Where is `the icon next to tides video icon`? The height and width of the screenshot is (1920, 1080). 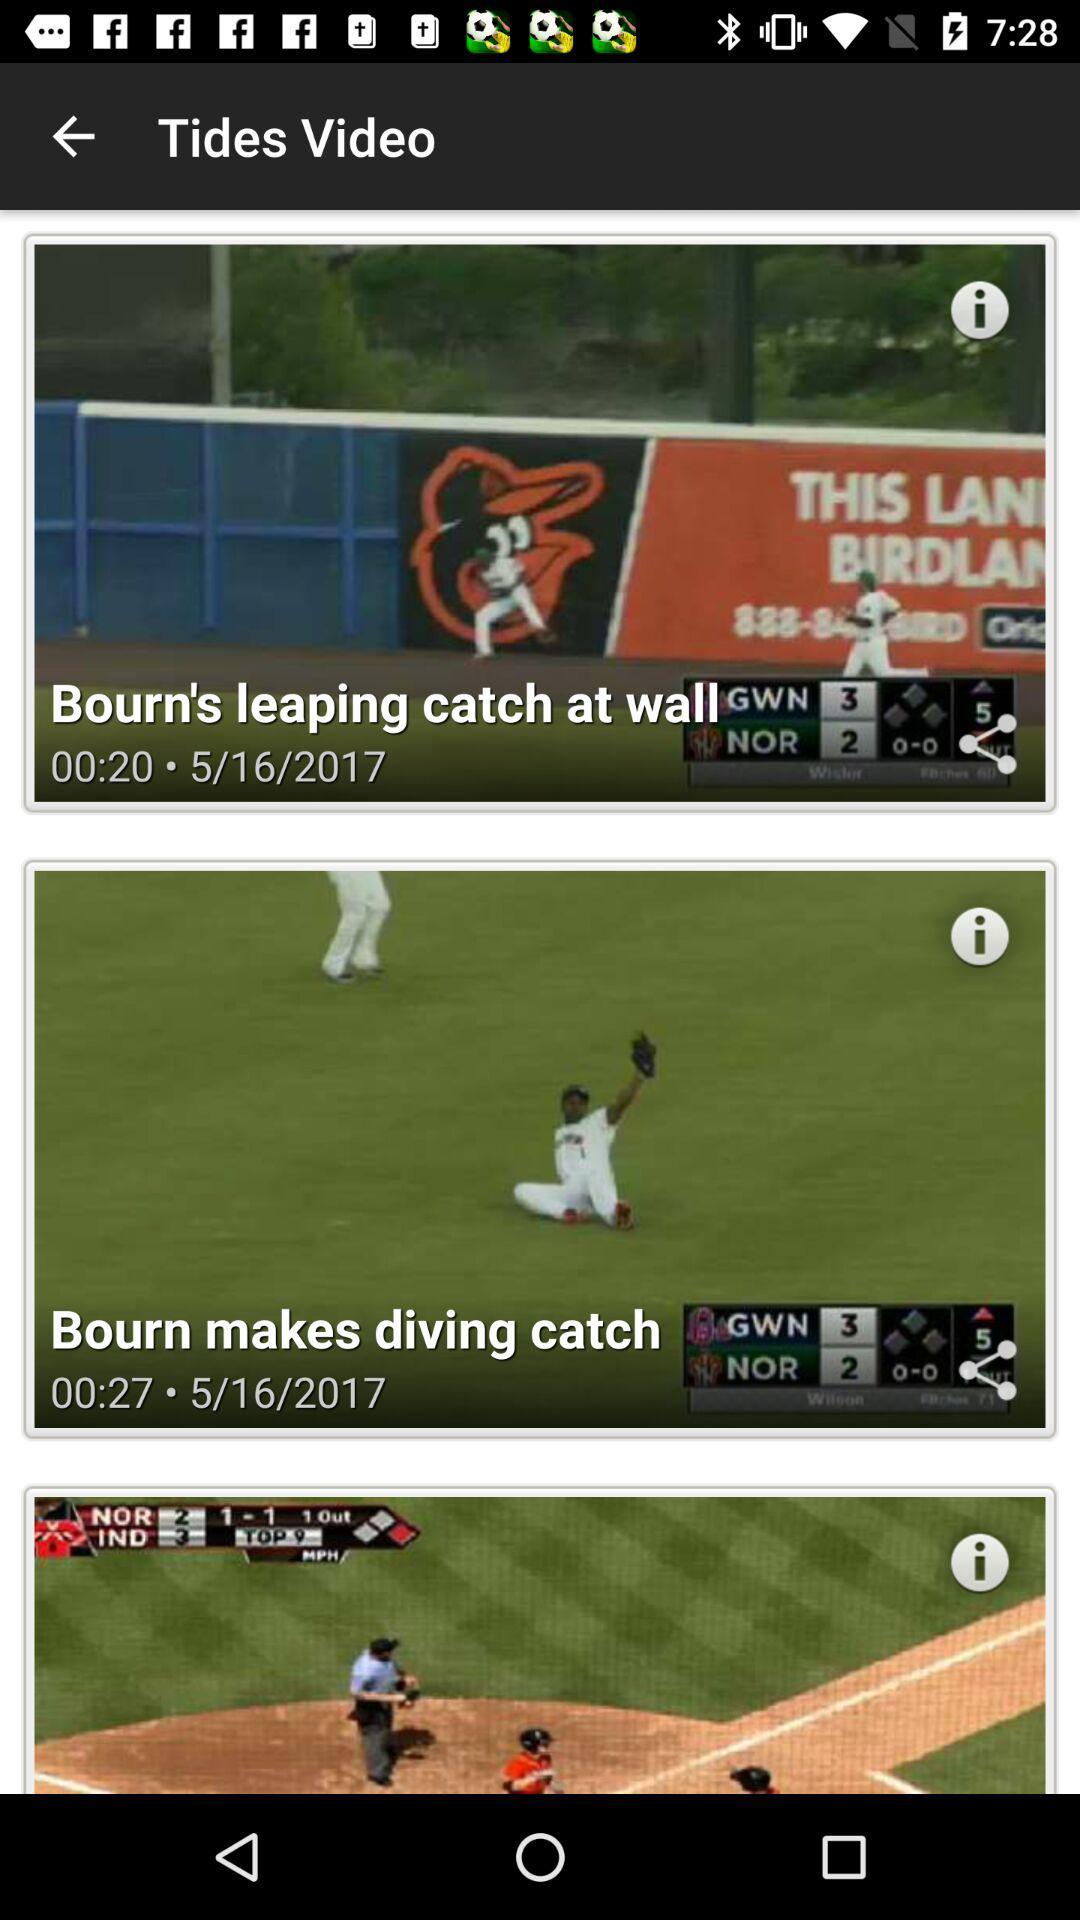
the icon next to tides video icon is located at coordinates (72, 135).